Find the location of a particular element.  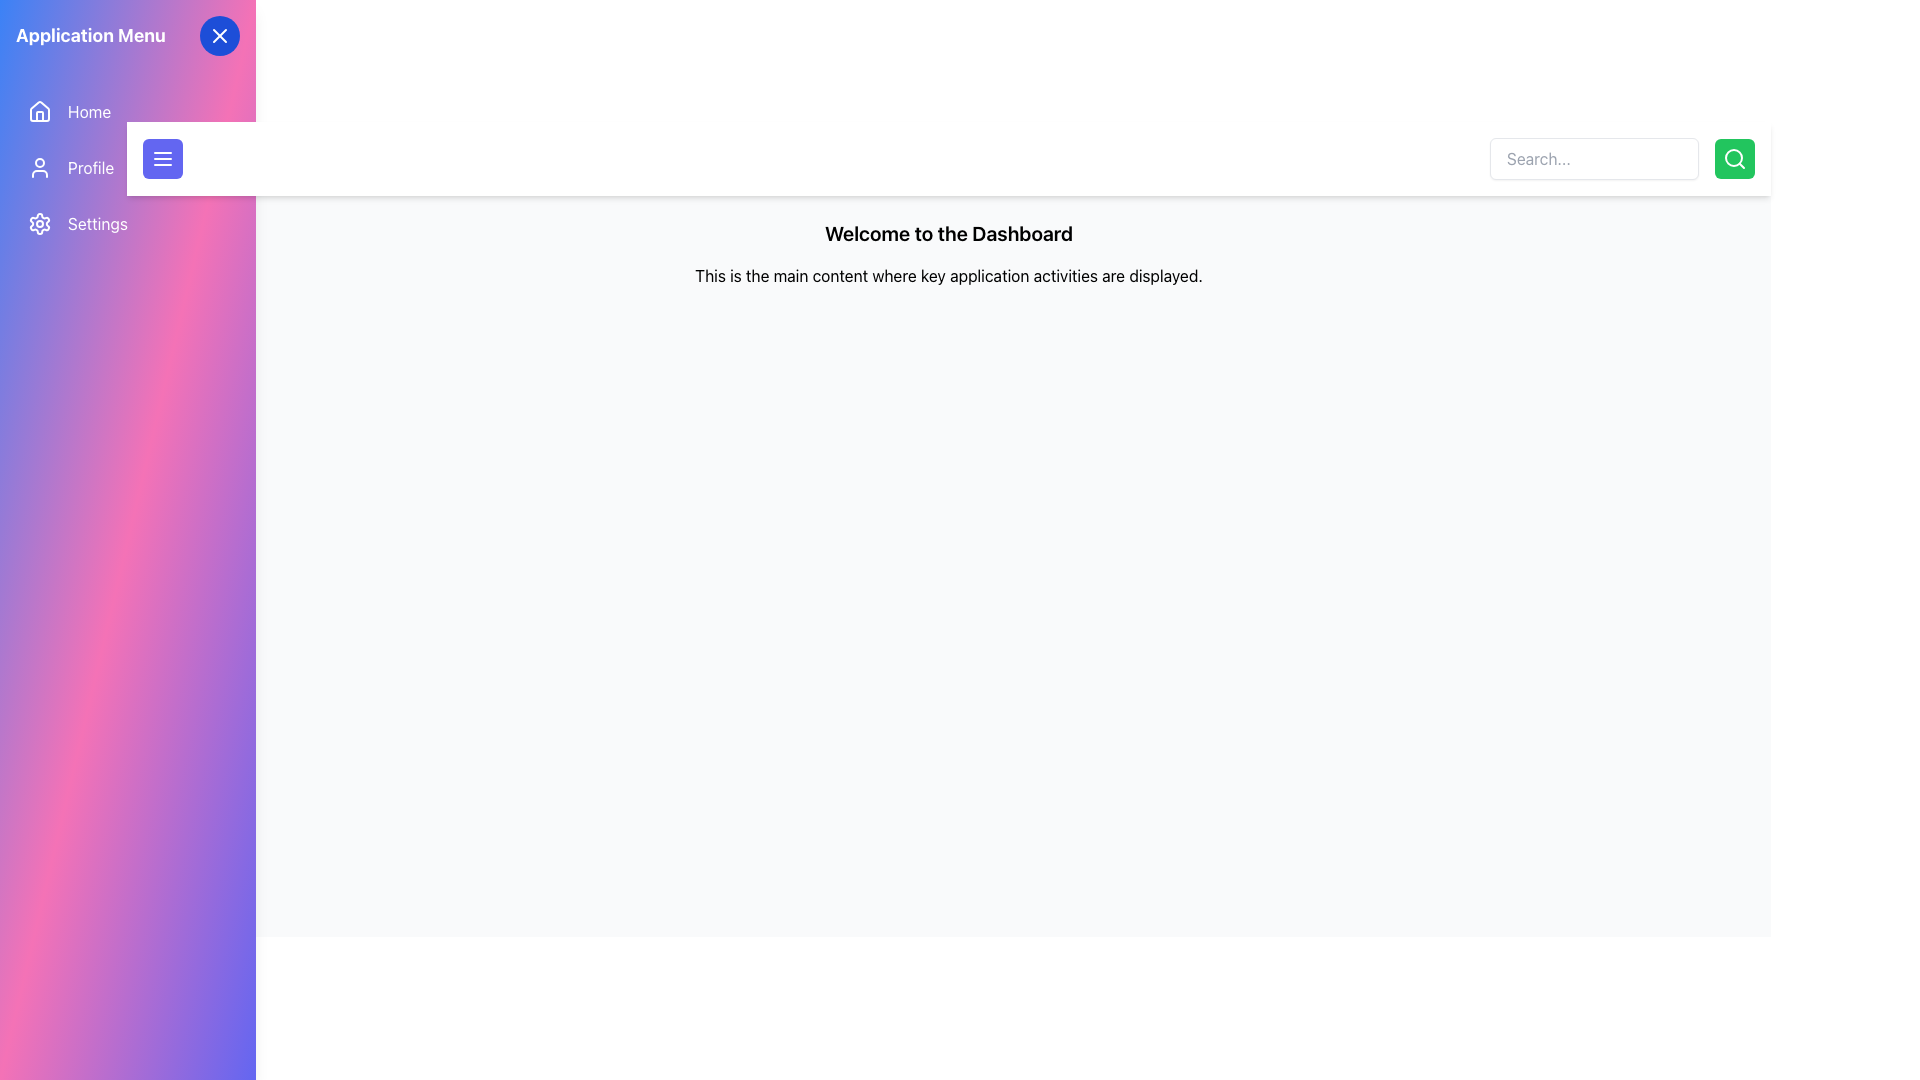

the circular SVG component that represents the search icon in the top navigation bar is located at coordinates (1732, 157).